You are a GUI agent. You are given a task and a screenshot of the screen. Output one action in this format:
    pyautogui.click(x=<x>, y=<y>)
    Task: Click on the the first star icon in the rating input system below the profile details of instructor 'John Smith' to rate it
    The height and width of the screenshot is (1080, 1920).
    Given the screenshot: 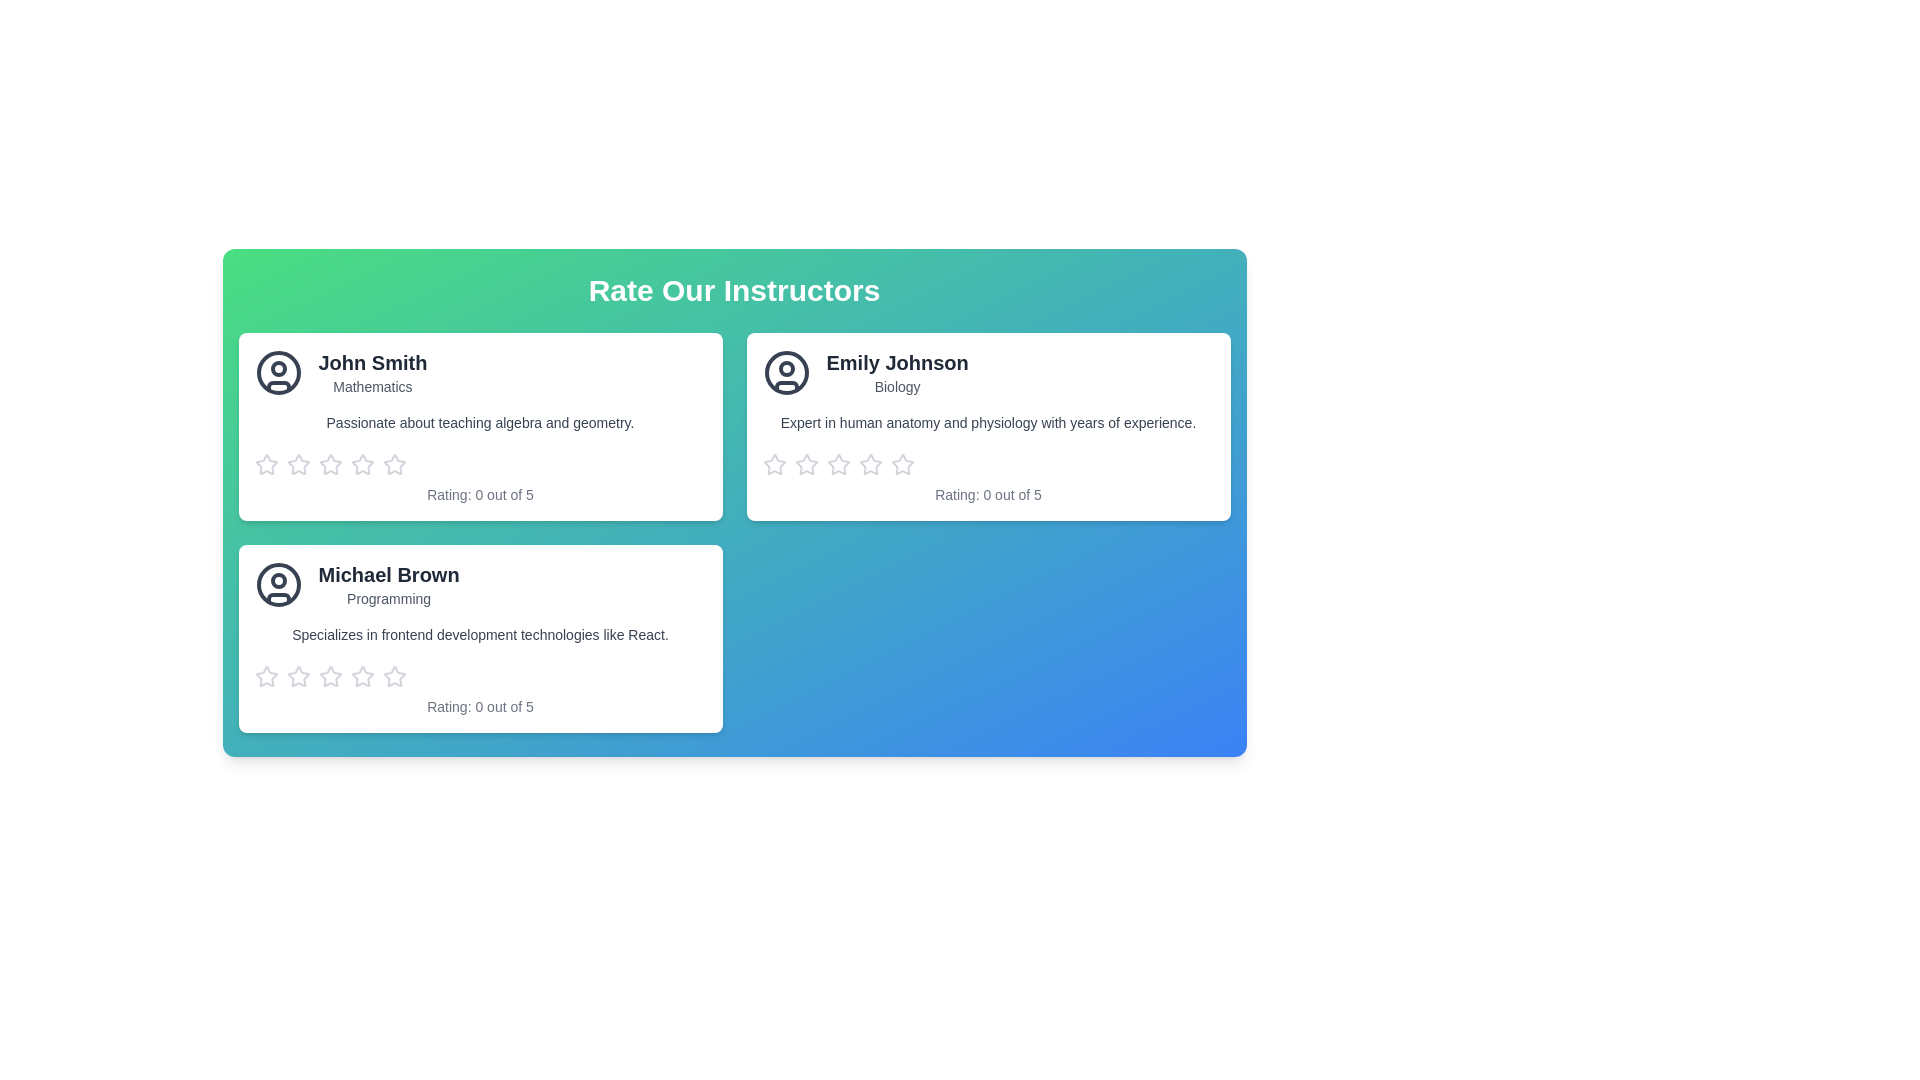 What is the action you would take?
    pyautogui.click(x=297, y=464)
    